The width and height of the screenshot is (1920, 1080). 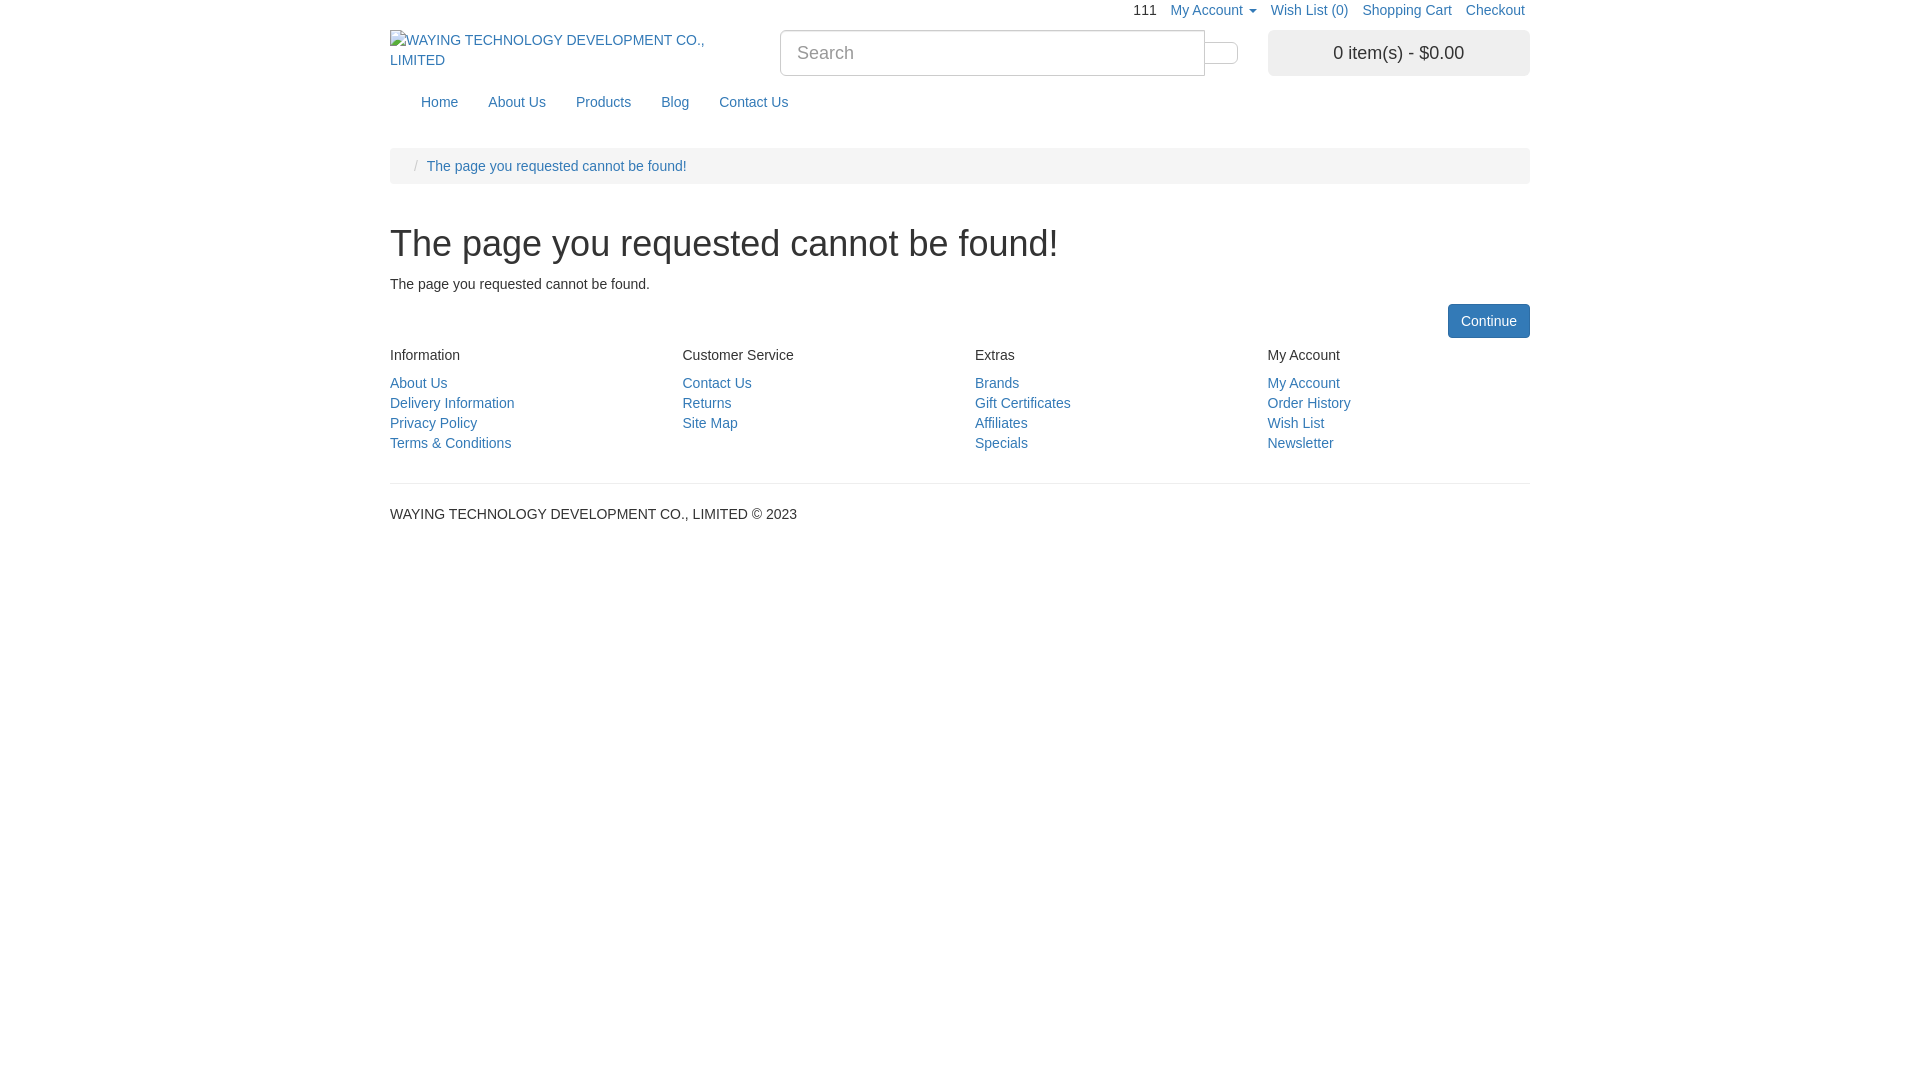 What do you see at coordinates (974, 402) in the screenshot?
I see `'Gift Certificates'` at bounding box center [974, 402].